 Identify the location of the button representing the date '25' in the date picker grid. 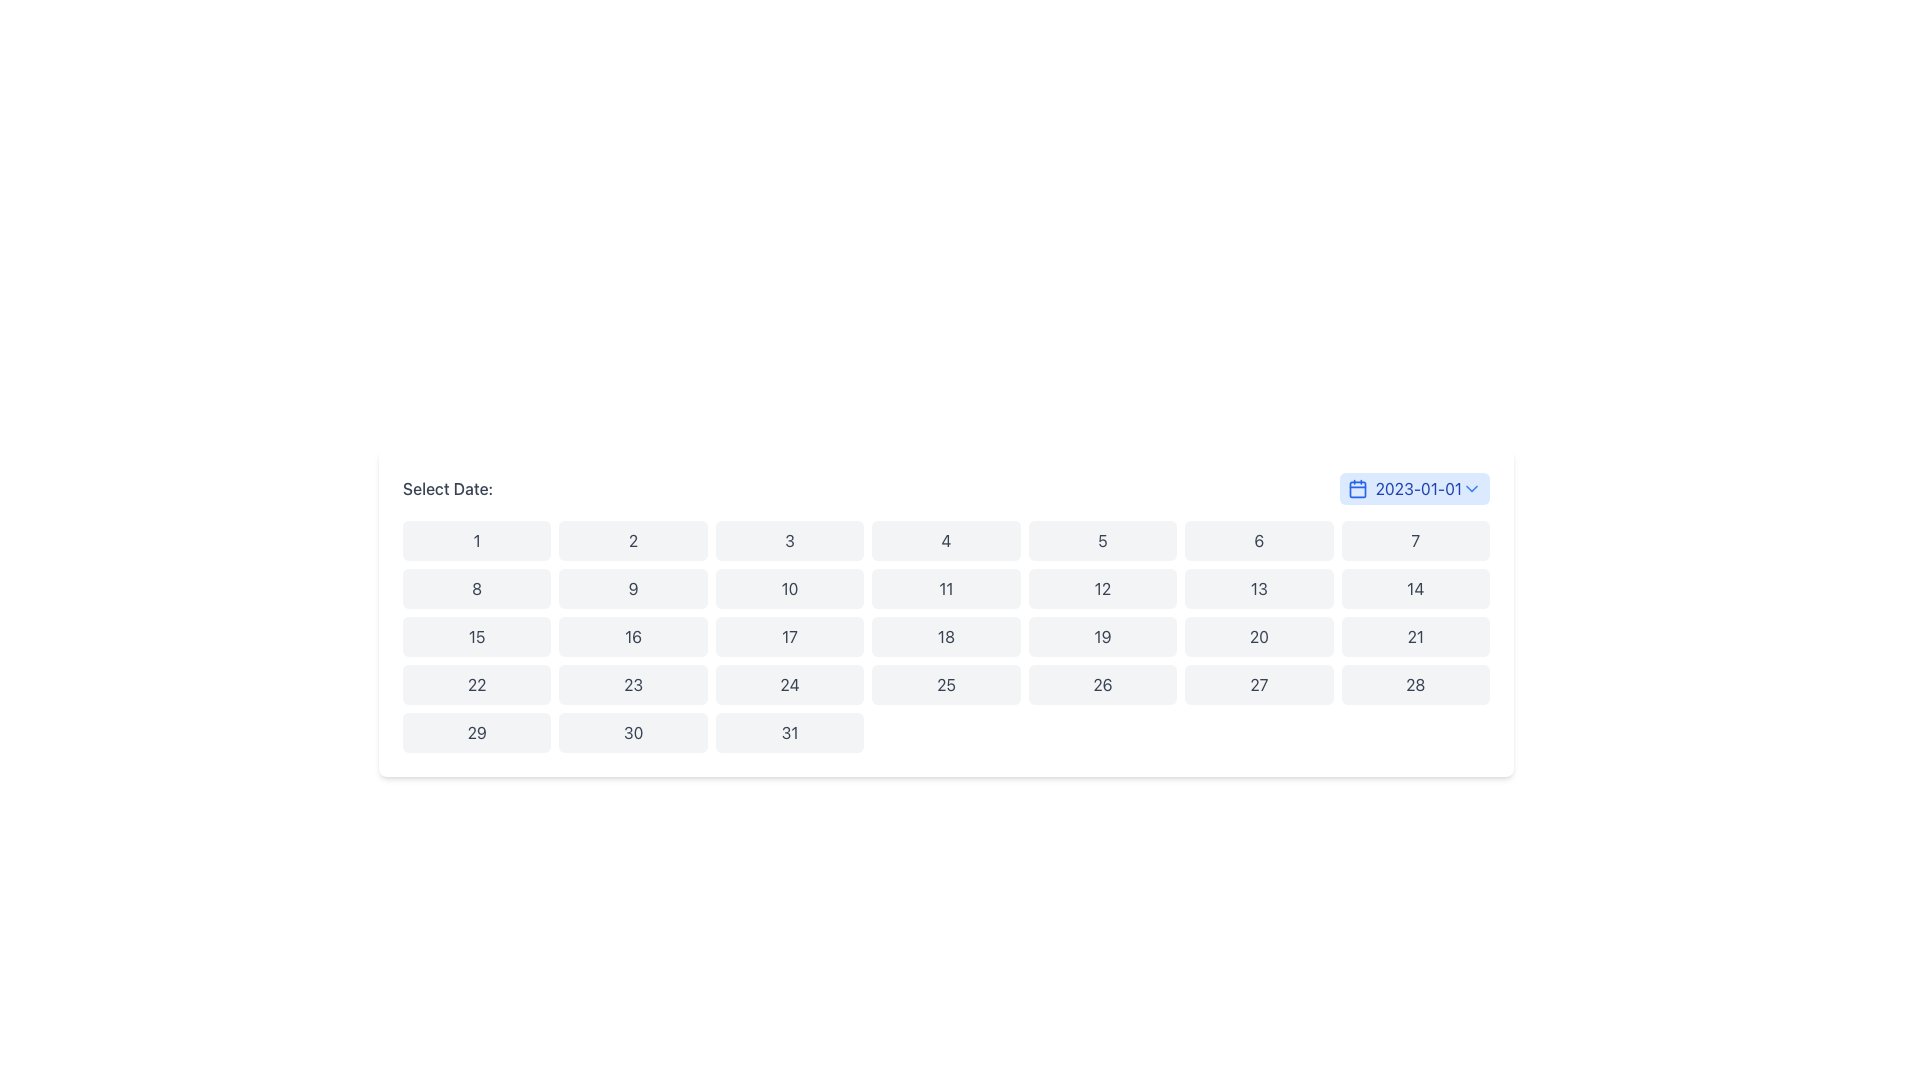
(945, 684).